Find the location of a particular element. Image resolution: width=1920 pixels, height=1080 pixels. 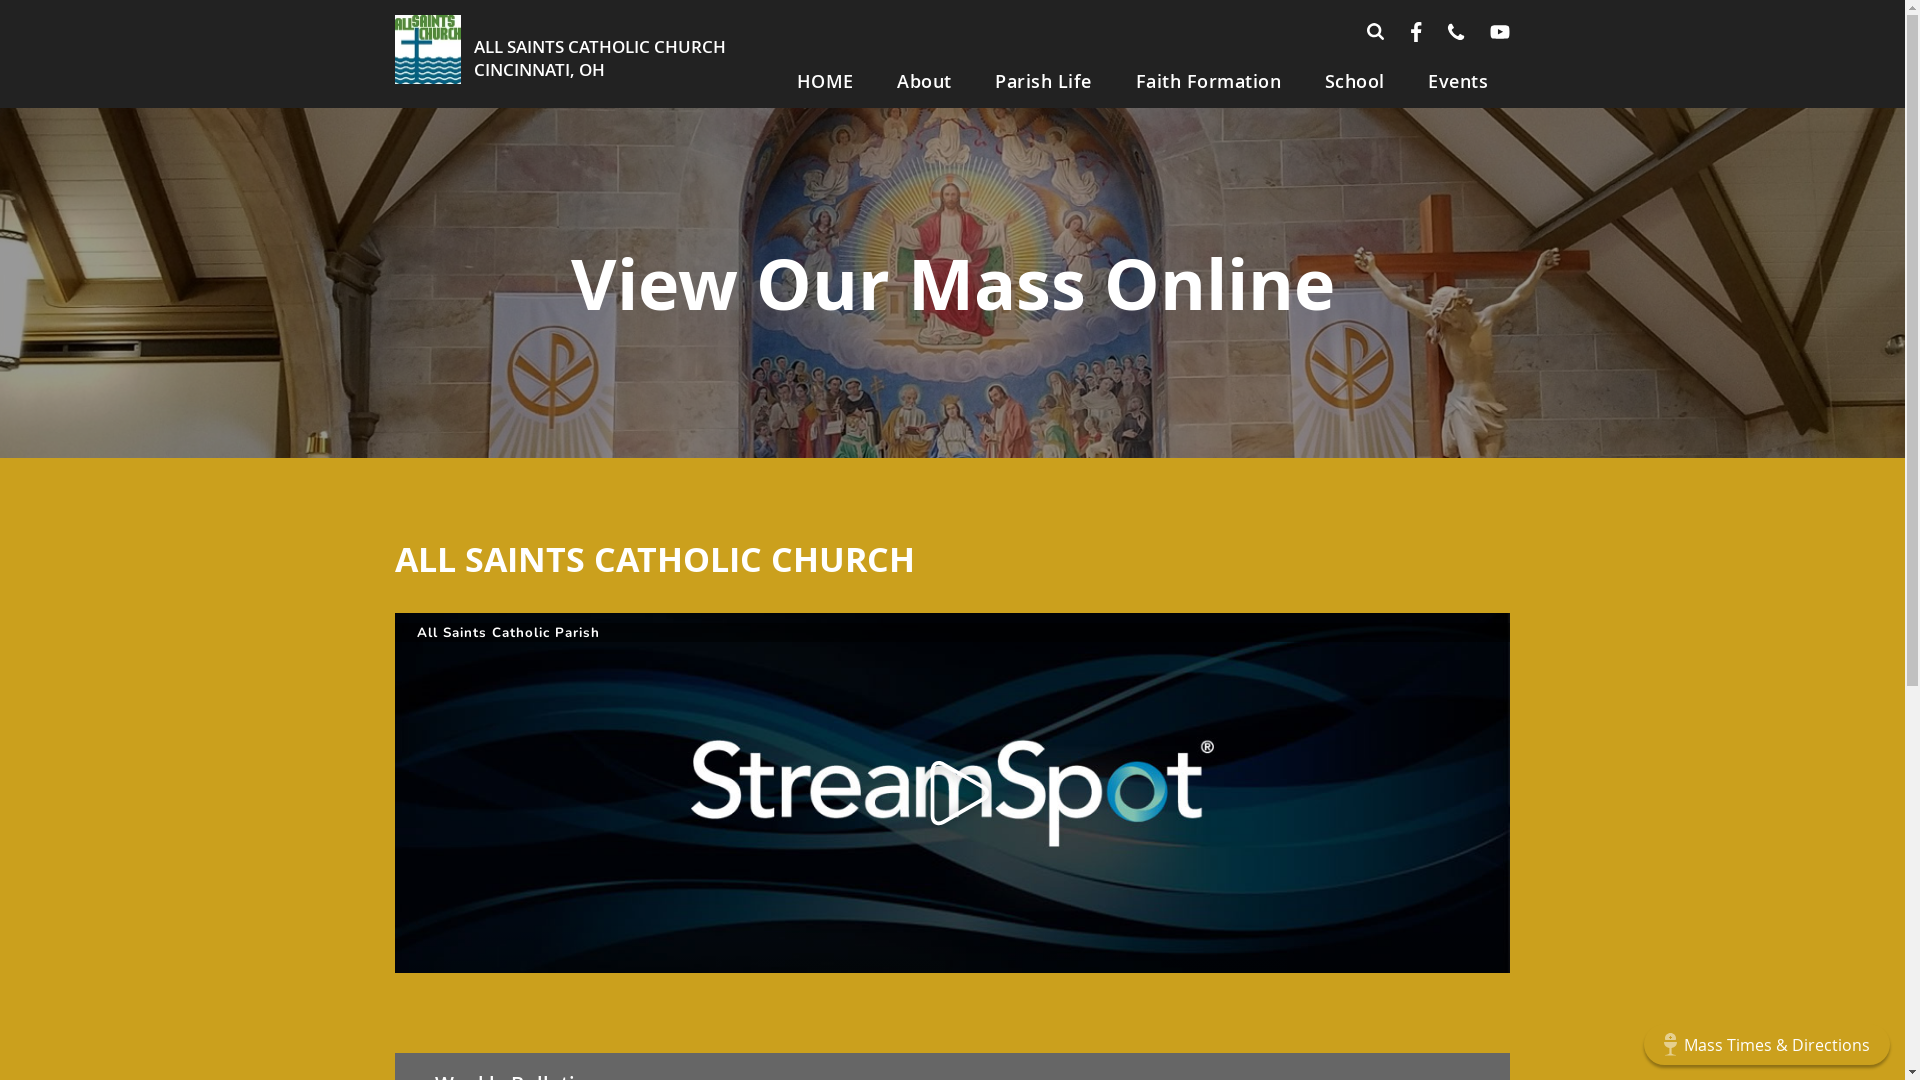

'About' is located at coordinates (924, 80).